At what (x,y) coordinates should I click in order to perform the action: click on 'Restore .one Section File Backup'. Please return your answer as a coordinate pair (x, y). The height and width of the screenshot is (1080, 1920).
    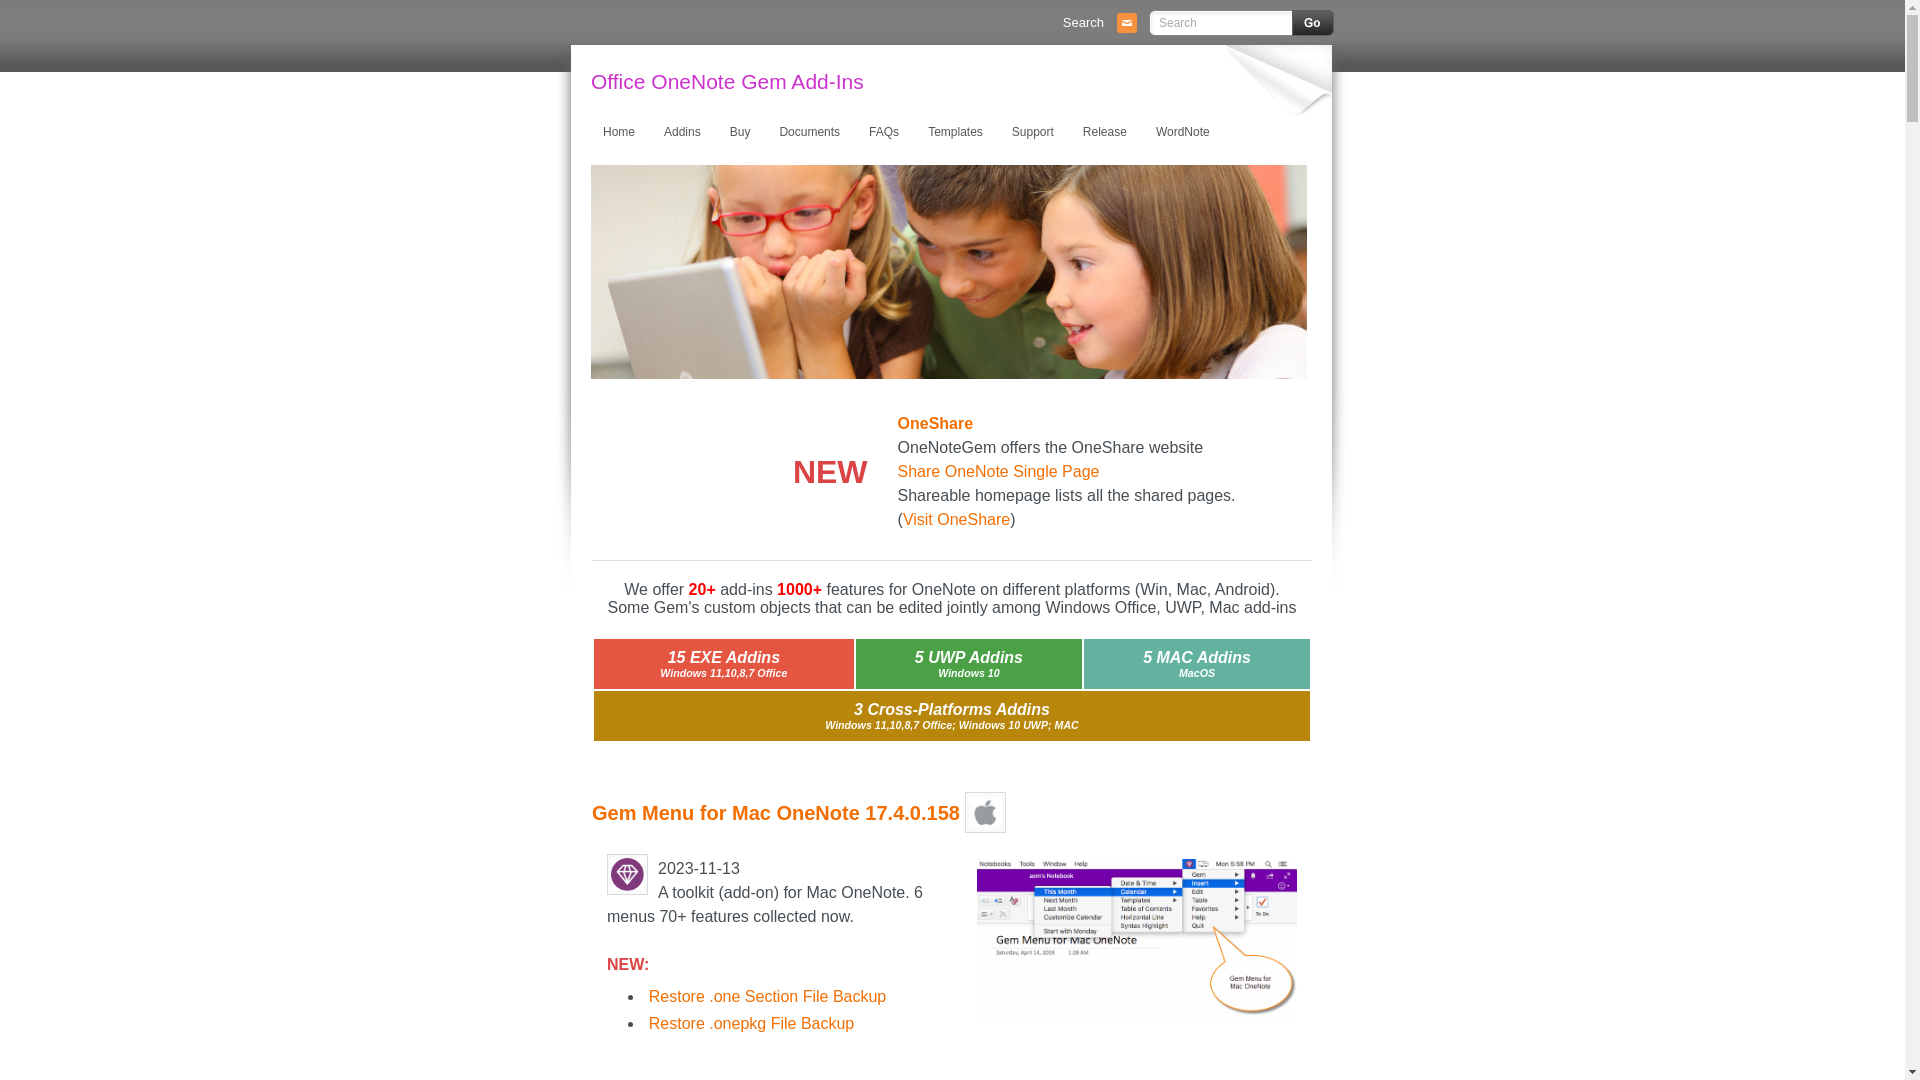
    Looking at the image, I should click on (766, 996).